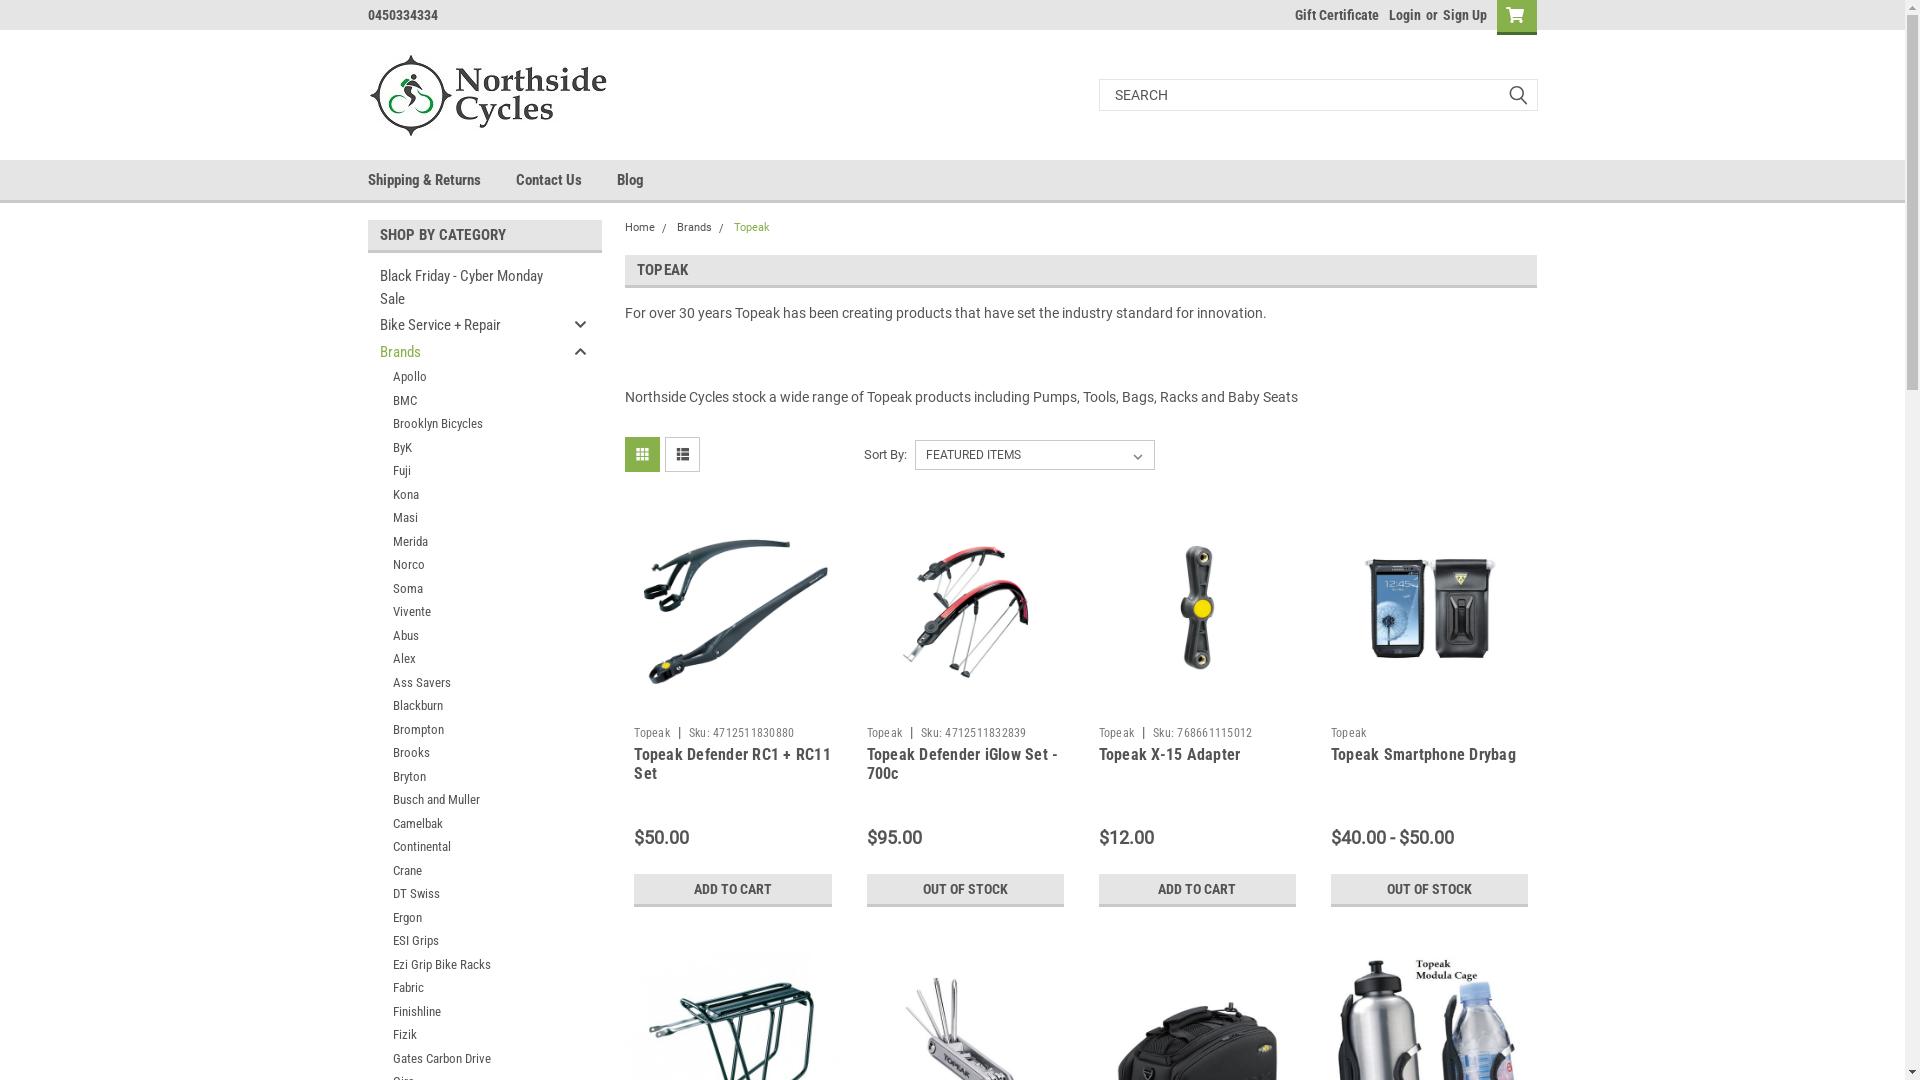 This screenshot has width=1920, height=1080. I want to click on 'Sku: 768661115012', so click(1201, 732).